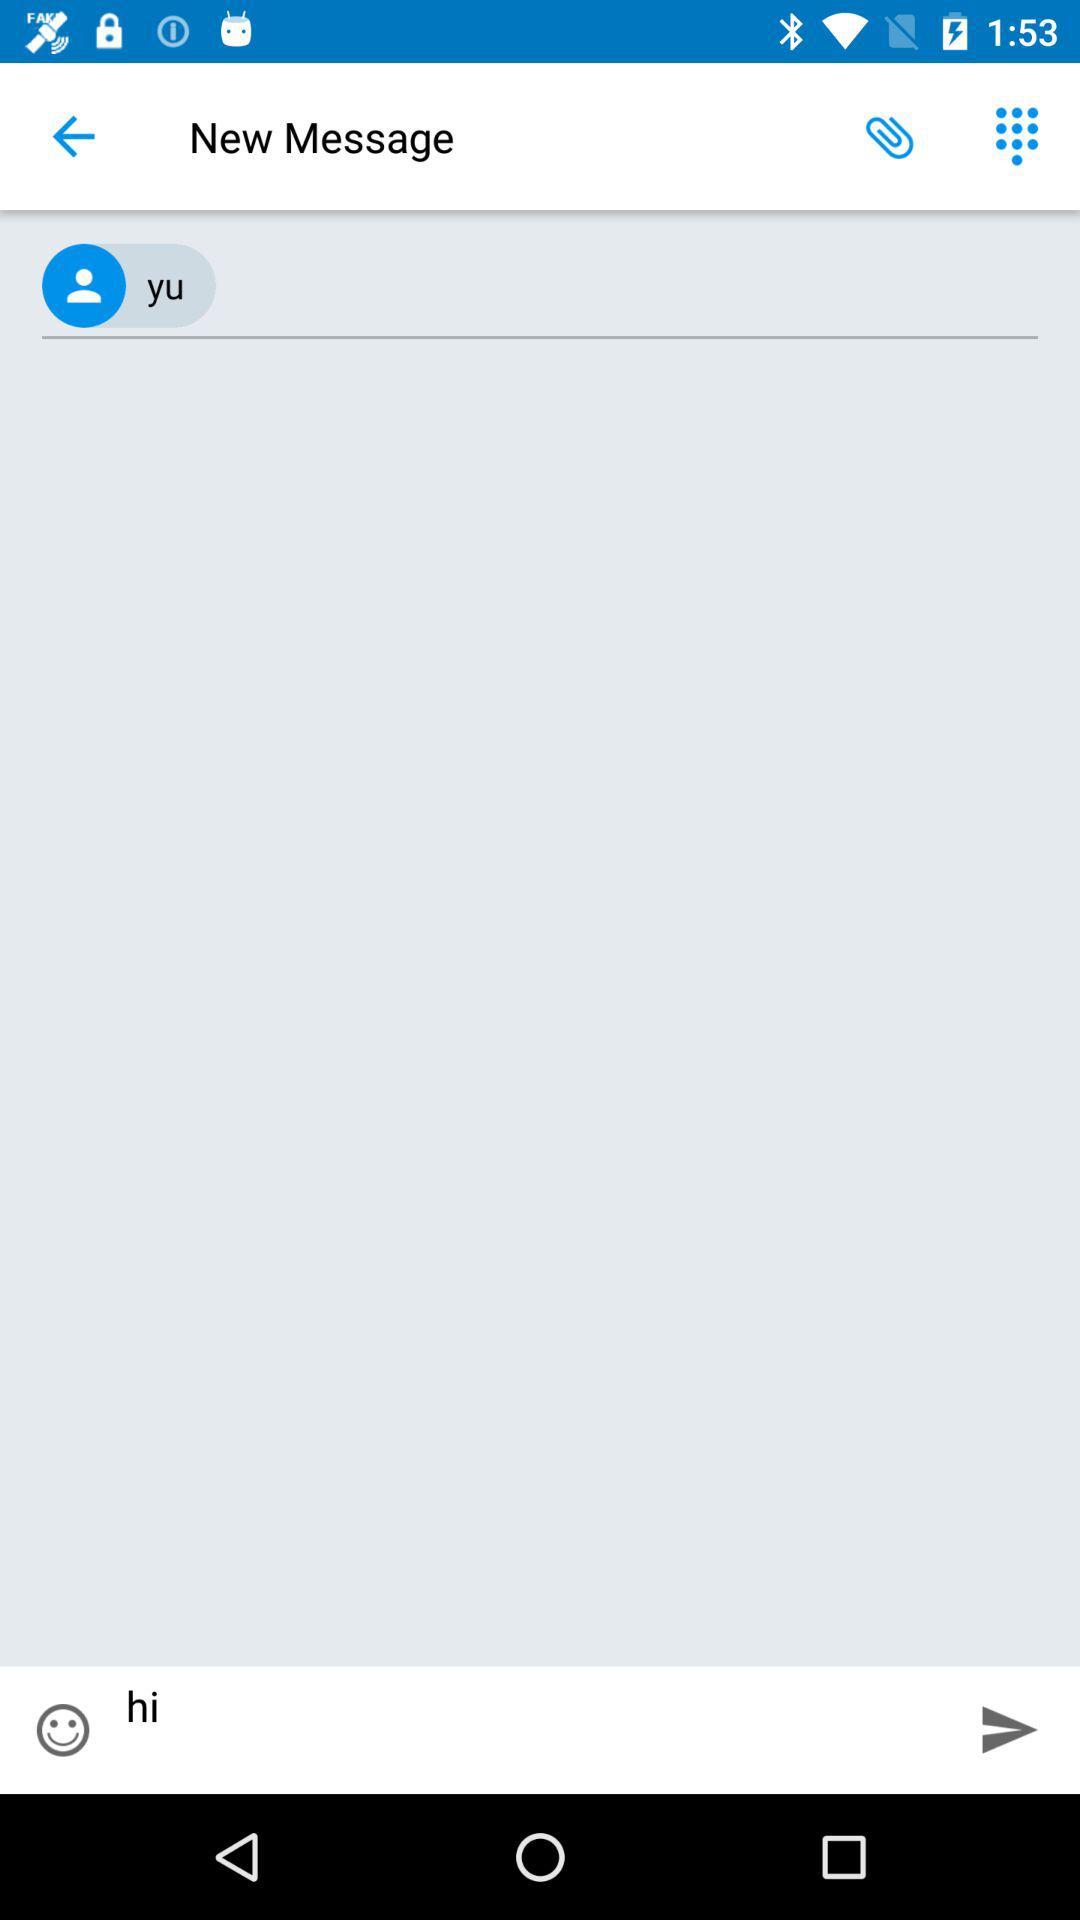 The image size is (1080, 1920). I want to click on item to the left of hi, so click(61, 1729).